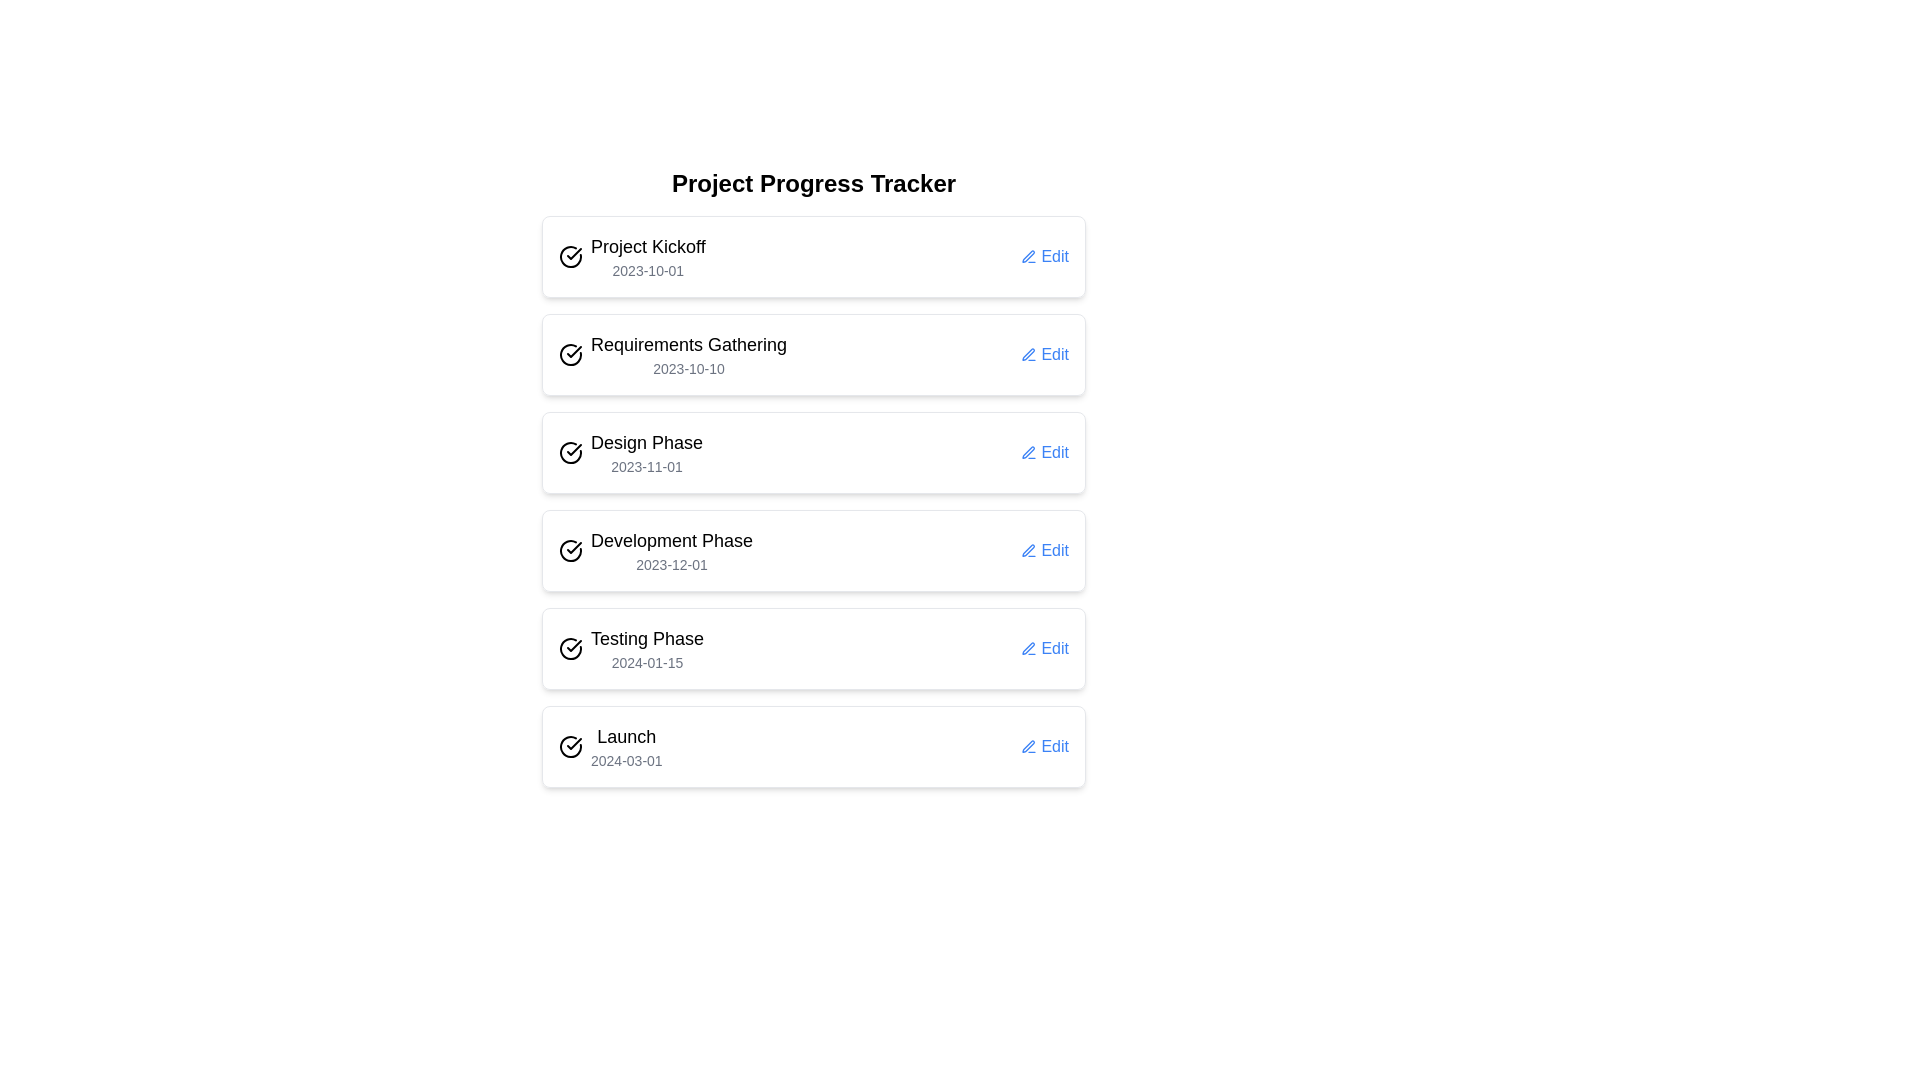 This screenshot has width=1920, height=1080. I want to click on the 'Design Phase' text display component, which features 'Design Phase' in bold and '2023-11-01' in gray, so click(647, 452).